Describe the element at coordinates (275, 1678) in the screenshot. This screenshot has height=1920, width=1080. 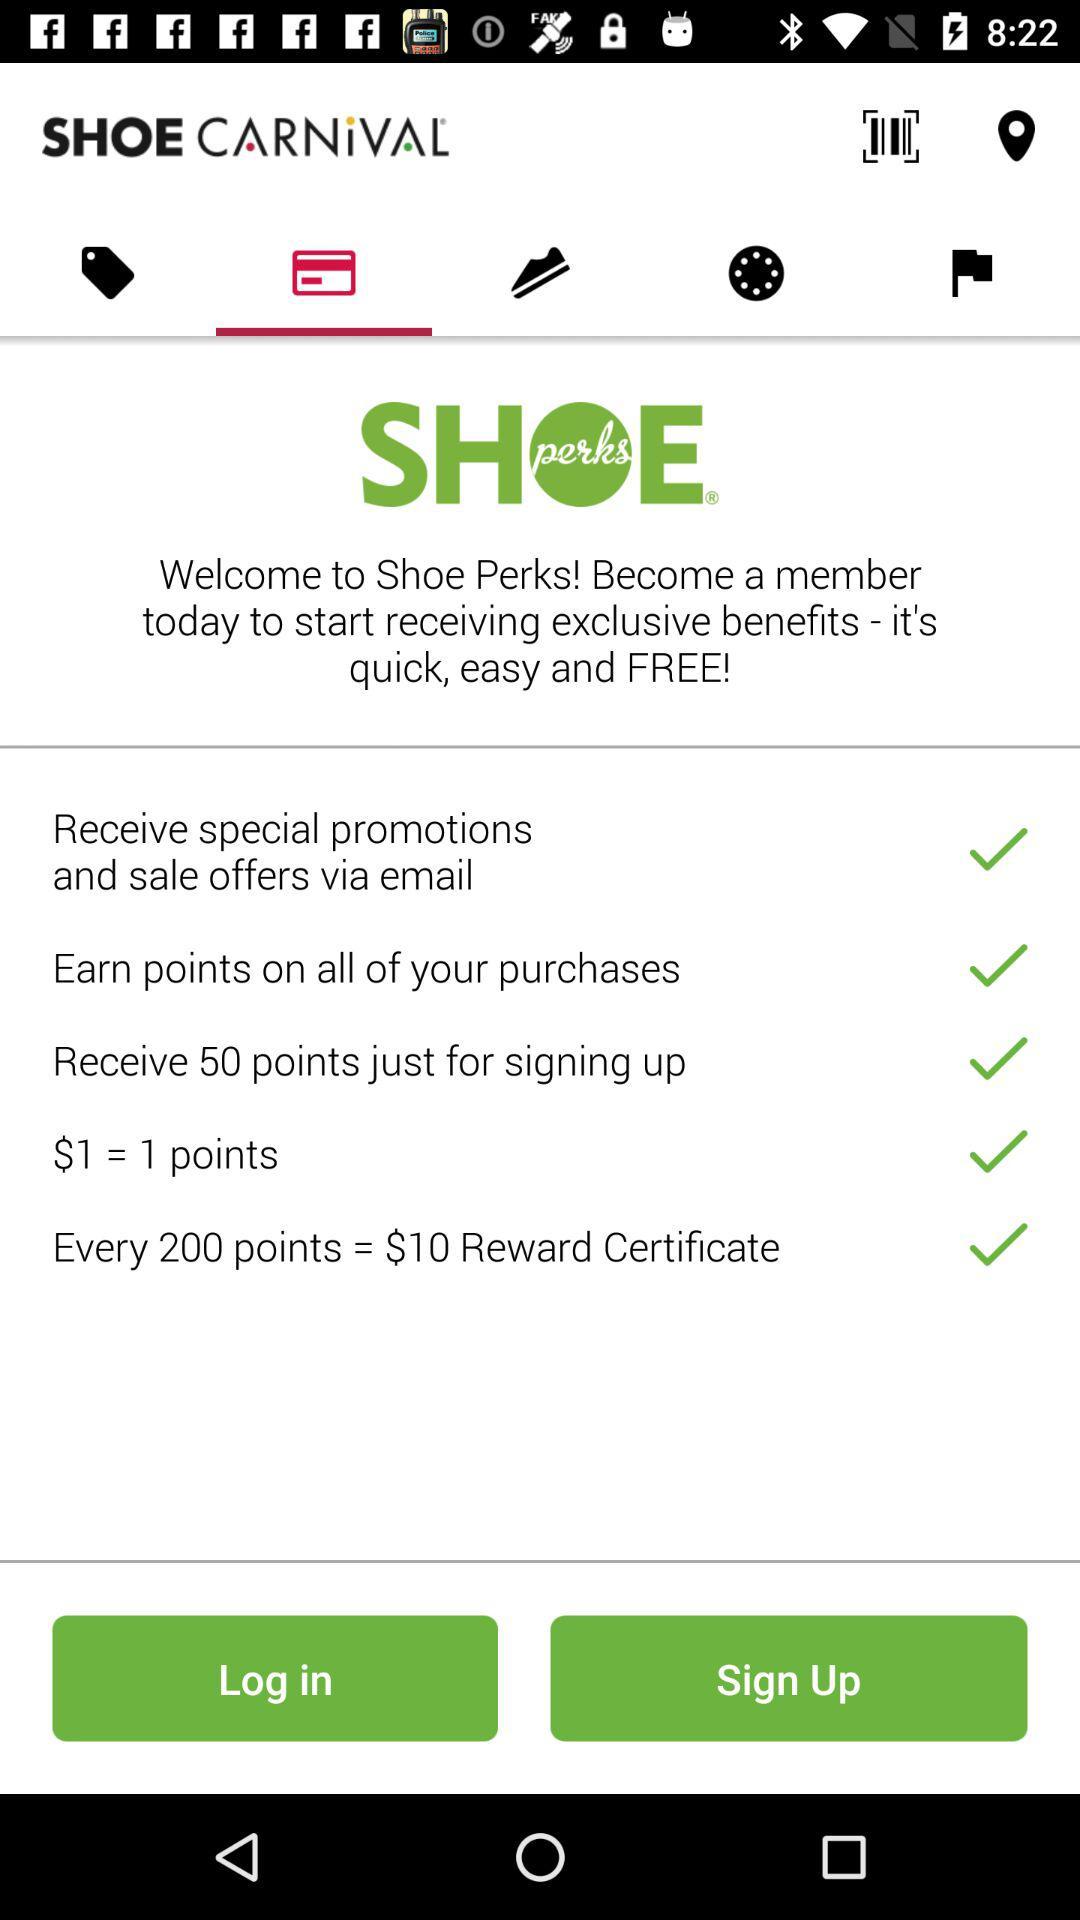
I see `icon to the left of sign up icon` at that location.